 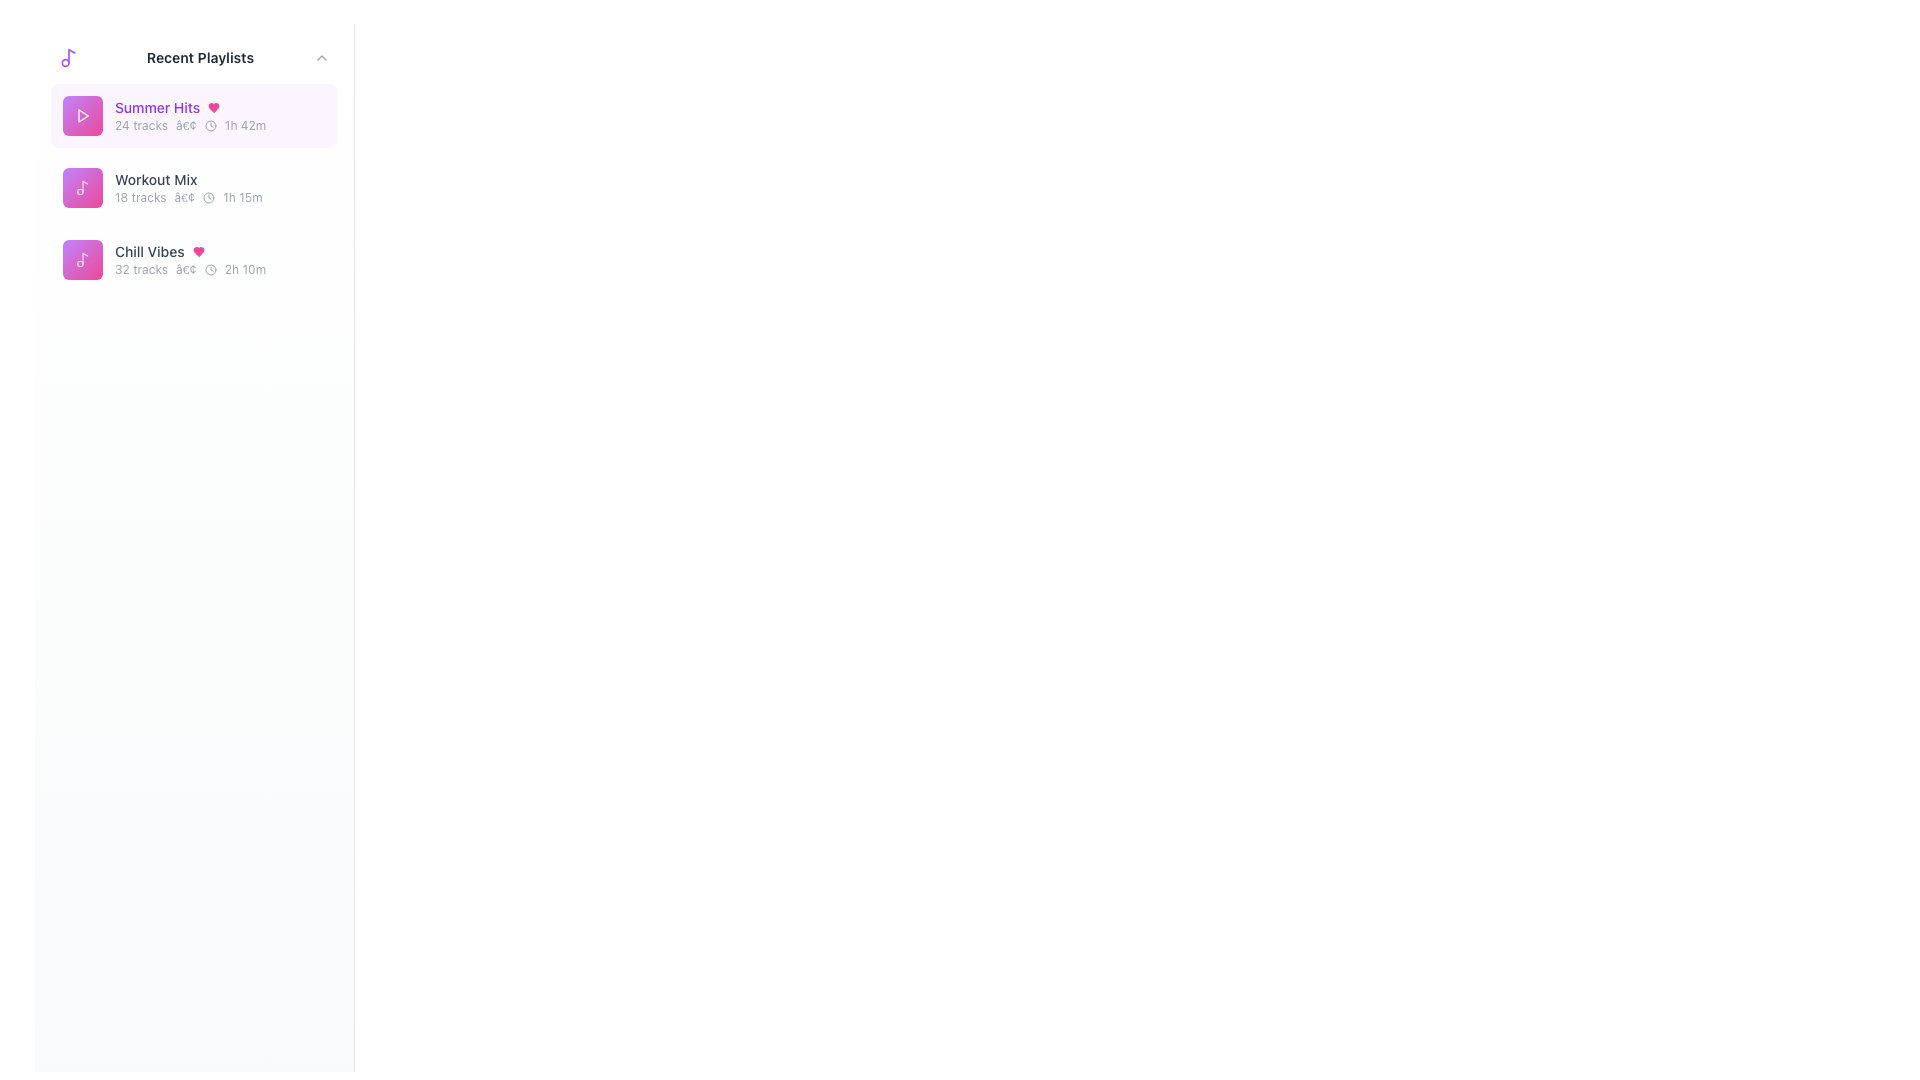 I want to click on the clock icon, which is a circular, outlined element with a minimalistic design, positioned between the text '•' and '2h 10m' in the 'Chill Vibes' entry, so click(x=210, y=270).